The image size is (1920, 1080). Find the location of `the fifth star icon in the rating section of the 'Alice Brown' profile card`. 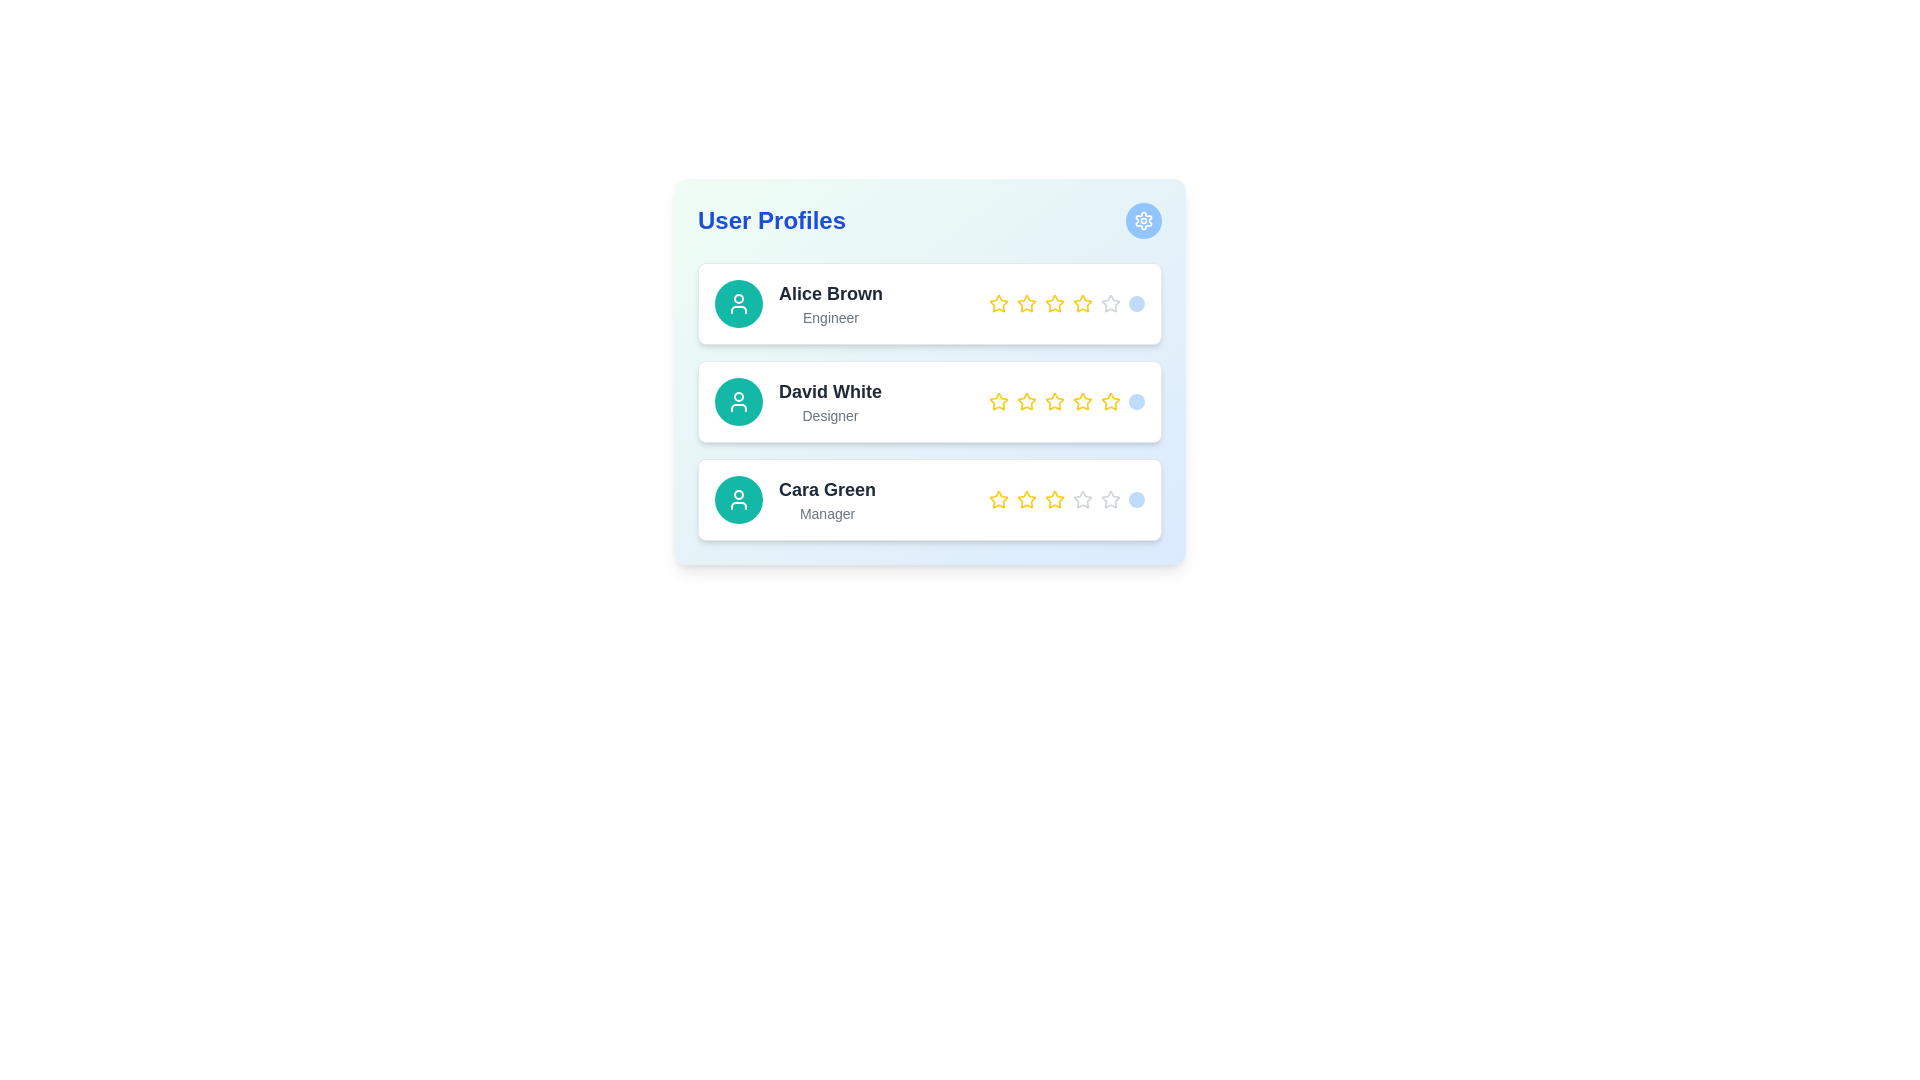

the fifth star icon in the rating section of the 'Alice Brown' profile card is located at coordinates (1082, 304).